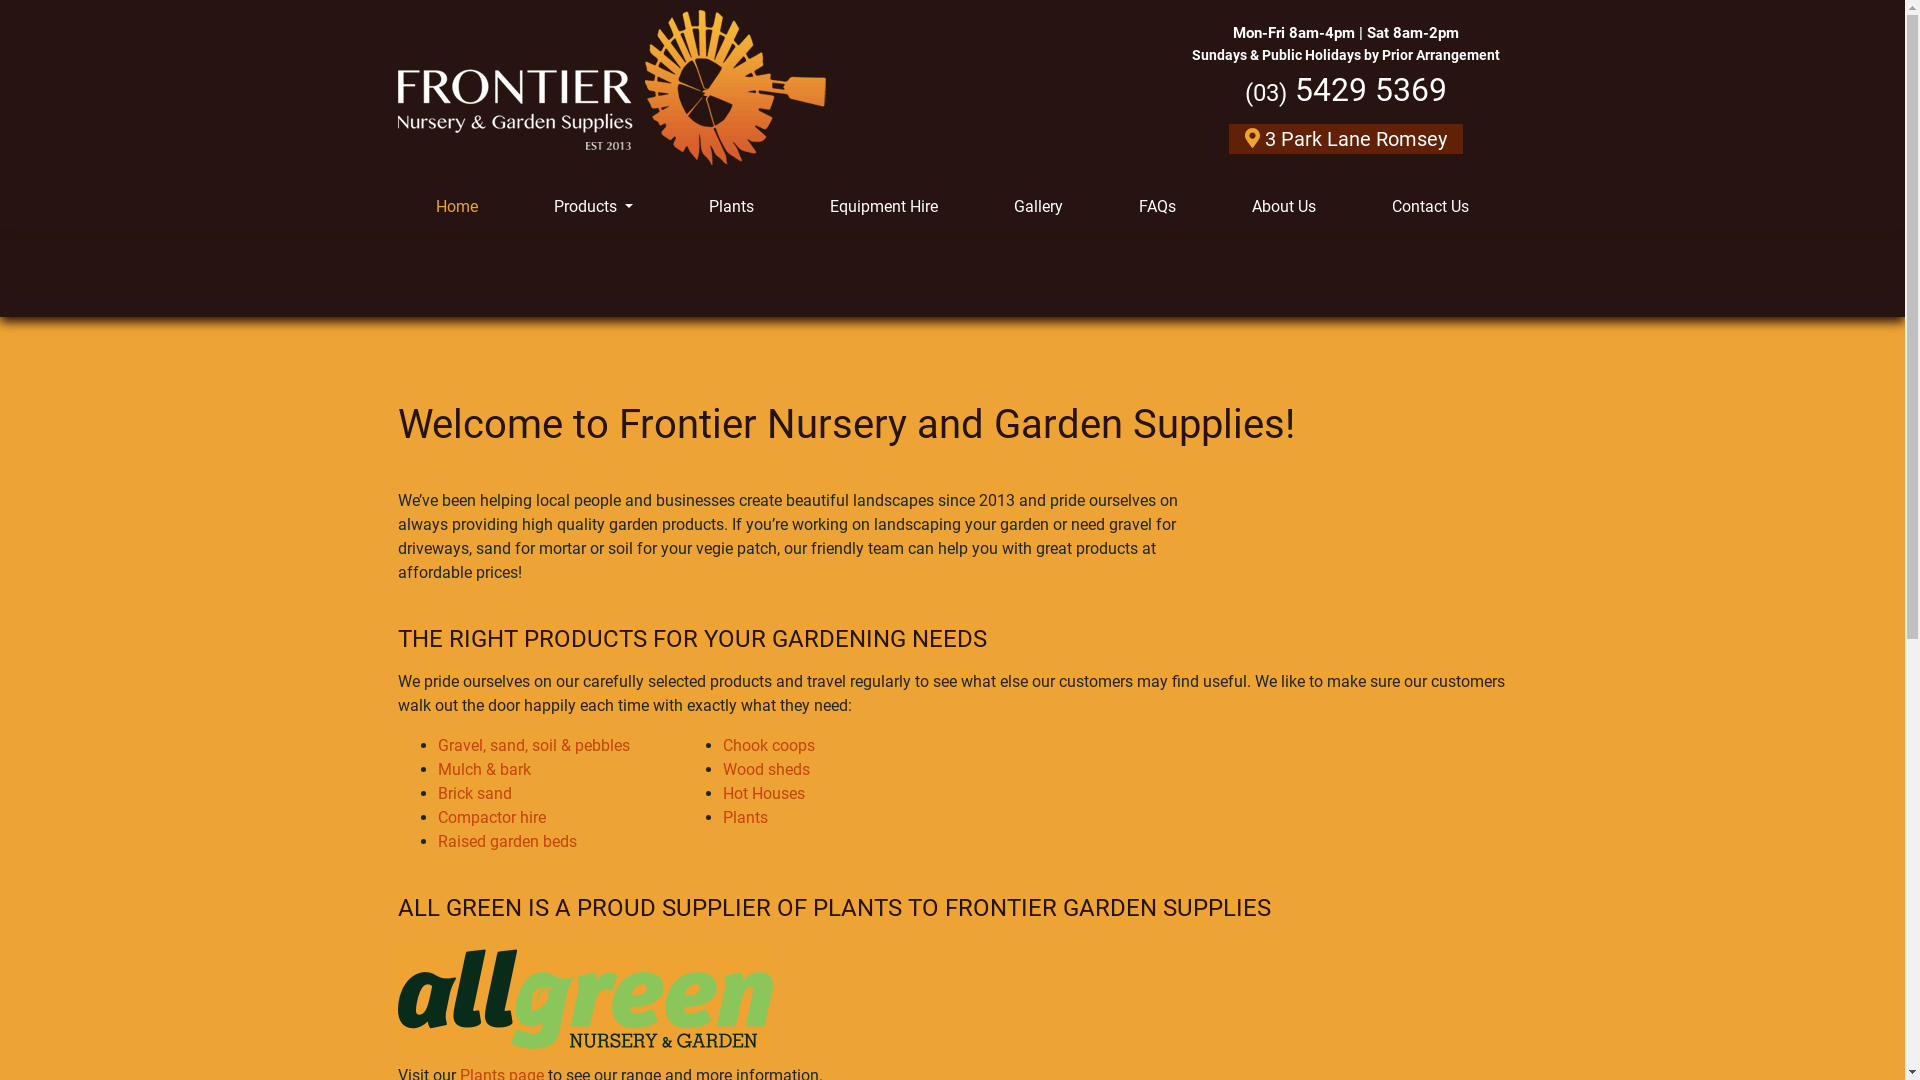  I want to click on 'Mulch & bark', so click(484, 768).